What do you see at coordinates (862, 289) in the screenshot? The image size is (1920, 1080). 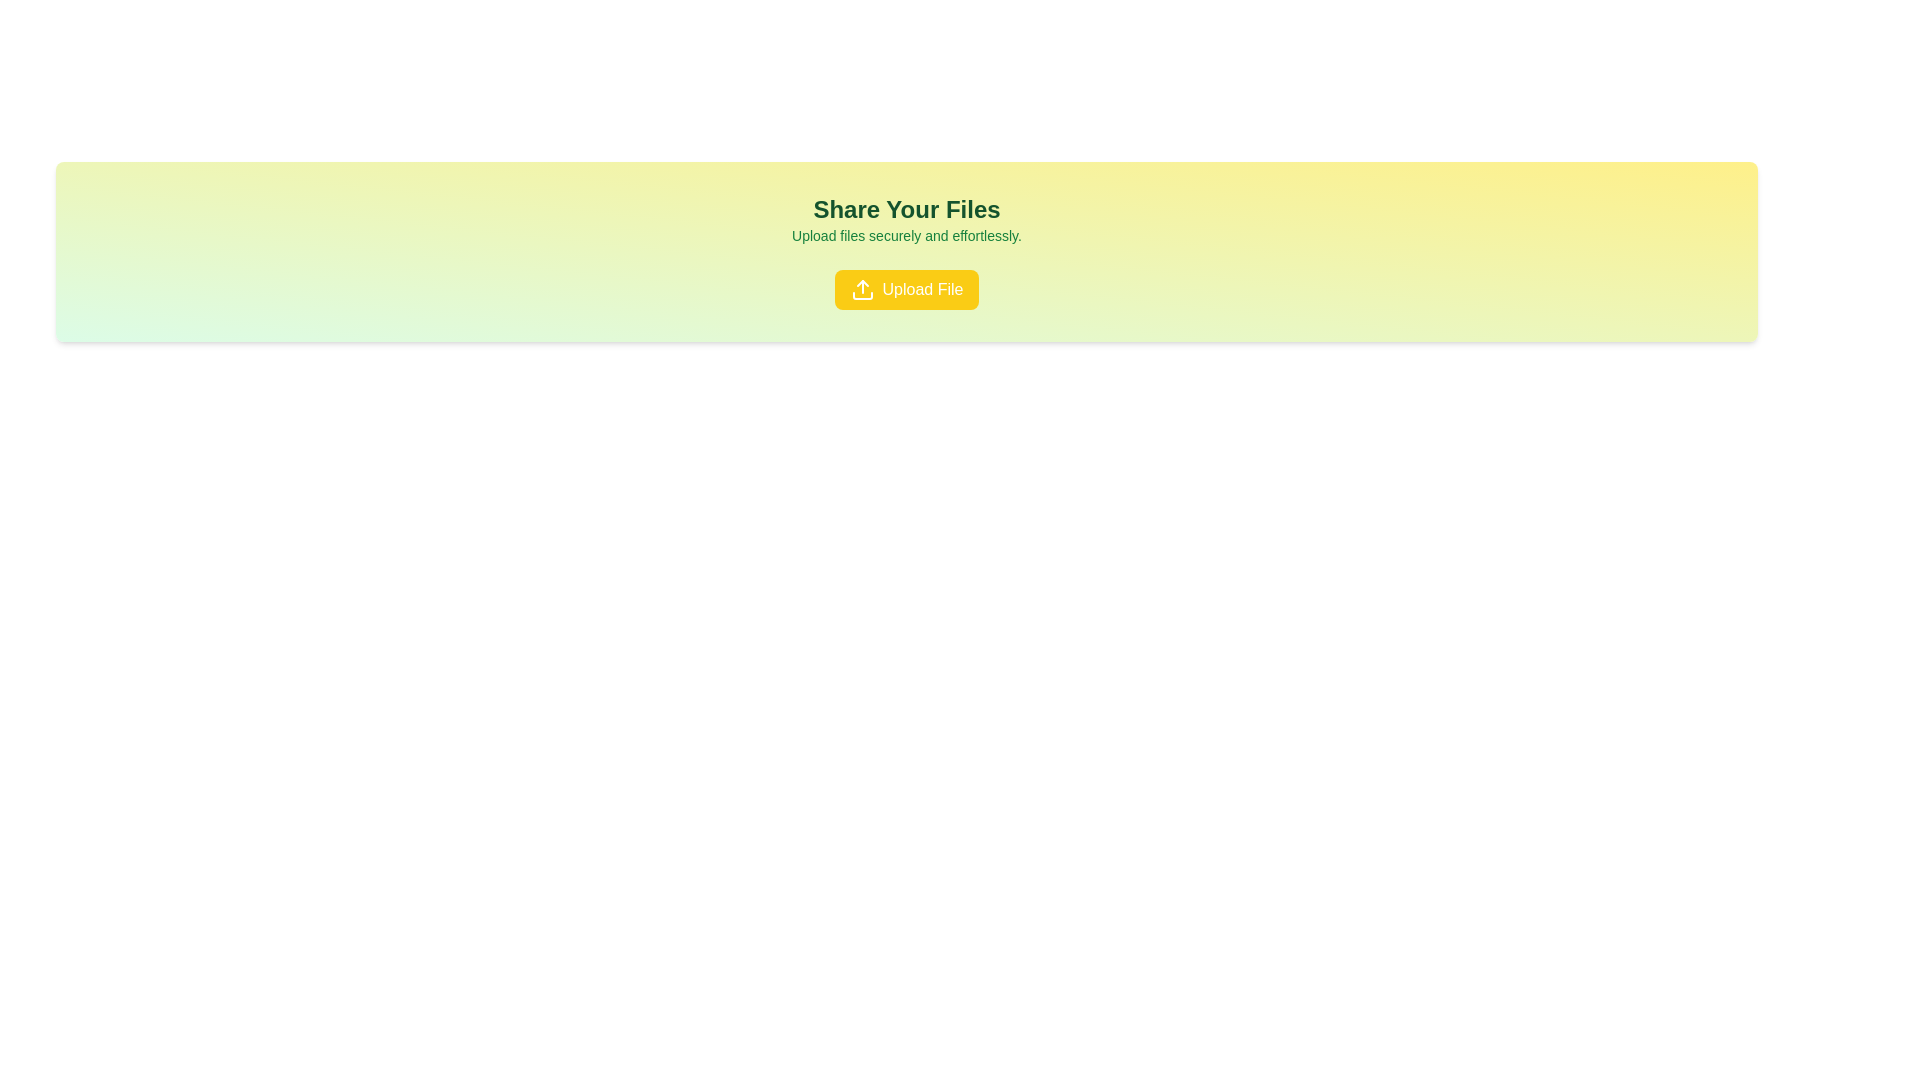 I see `the upload icon located inside the yellow 'Upload File' button below the 'Share Your Files' text` at bounding box center [862, 289].